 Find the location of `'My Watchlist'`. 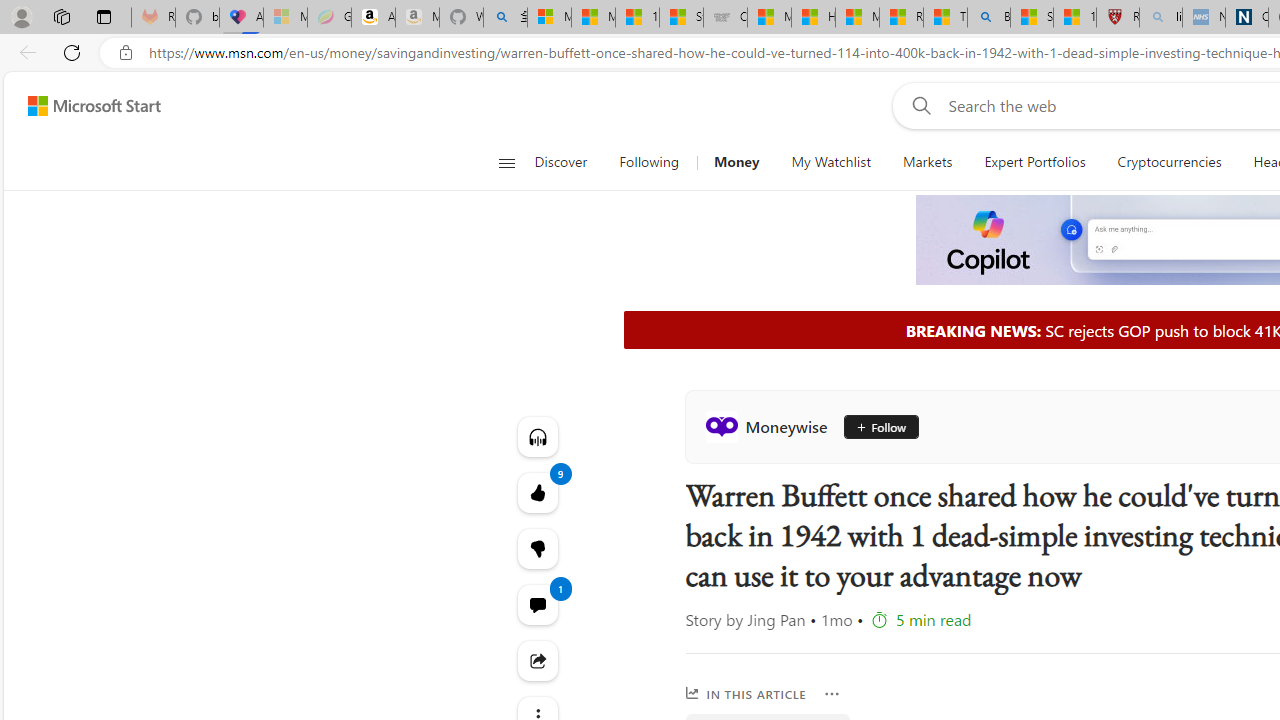

'My Watchlist' is located at coordinates (830, 162).